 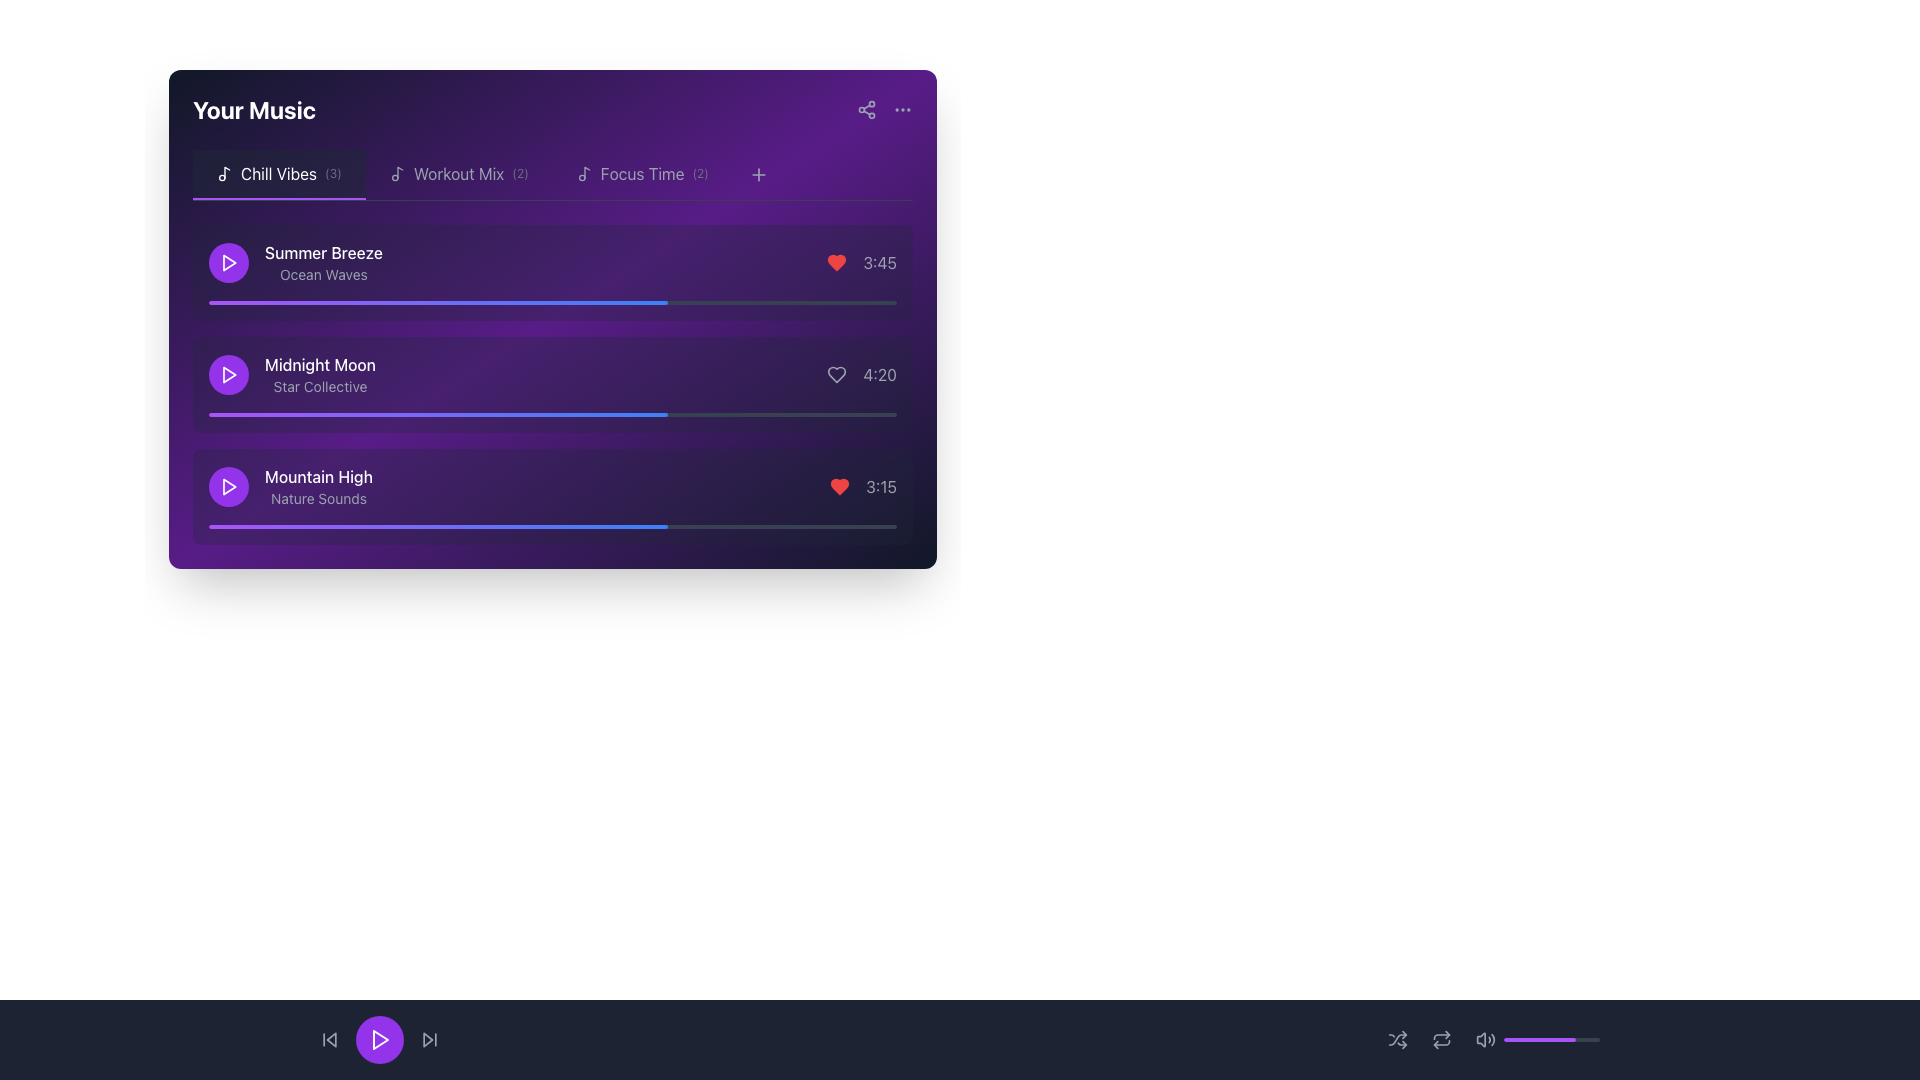 What do you see at coordinates (323, 261) in the screenshot?
I see `displayed information of the music track label located in the 'Your Music' list, which is the first item beneath the 'Chill Vibes' tab, positioned to the right of the circular purple play button` at bounding box center [323, 261].